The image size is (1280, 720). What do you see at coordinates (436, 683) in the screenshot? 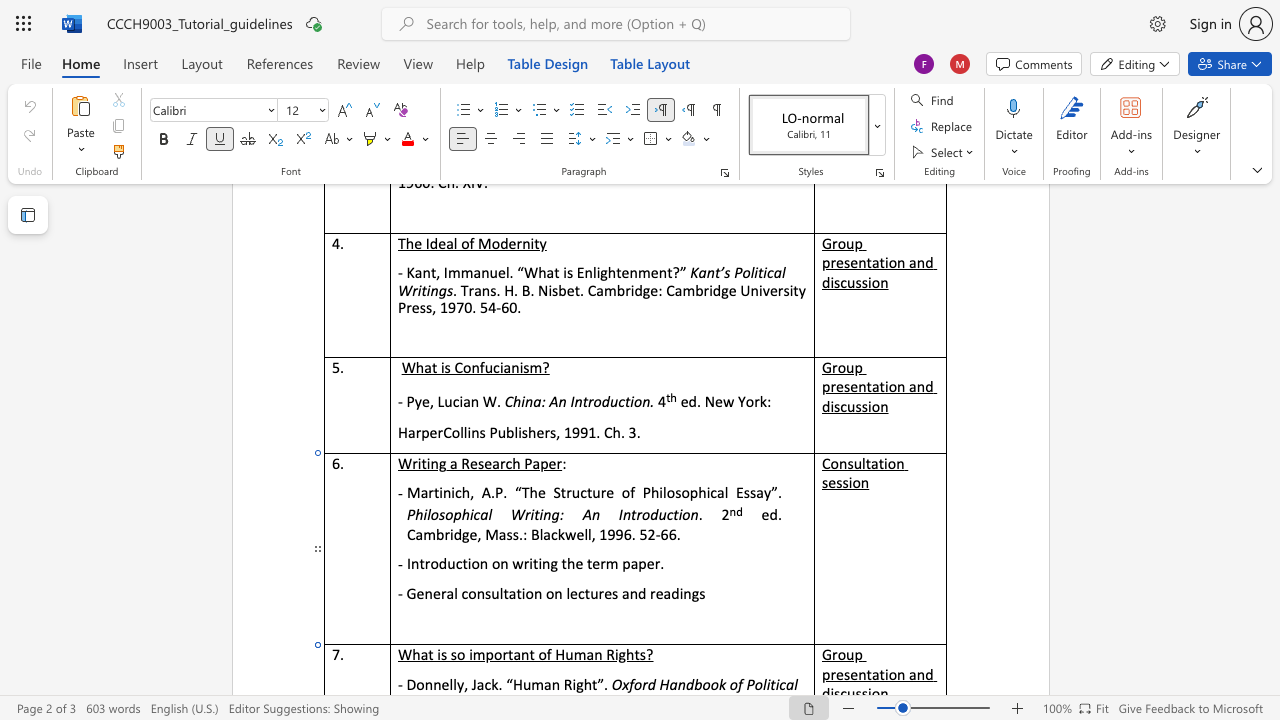
I see `the 2th character "n" in the text` at bounding box center [436, 683].